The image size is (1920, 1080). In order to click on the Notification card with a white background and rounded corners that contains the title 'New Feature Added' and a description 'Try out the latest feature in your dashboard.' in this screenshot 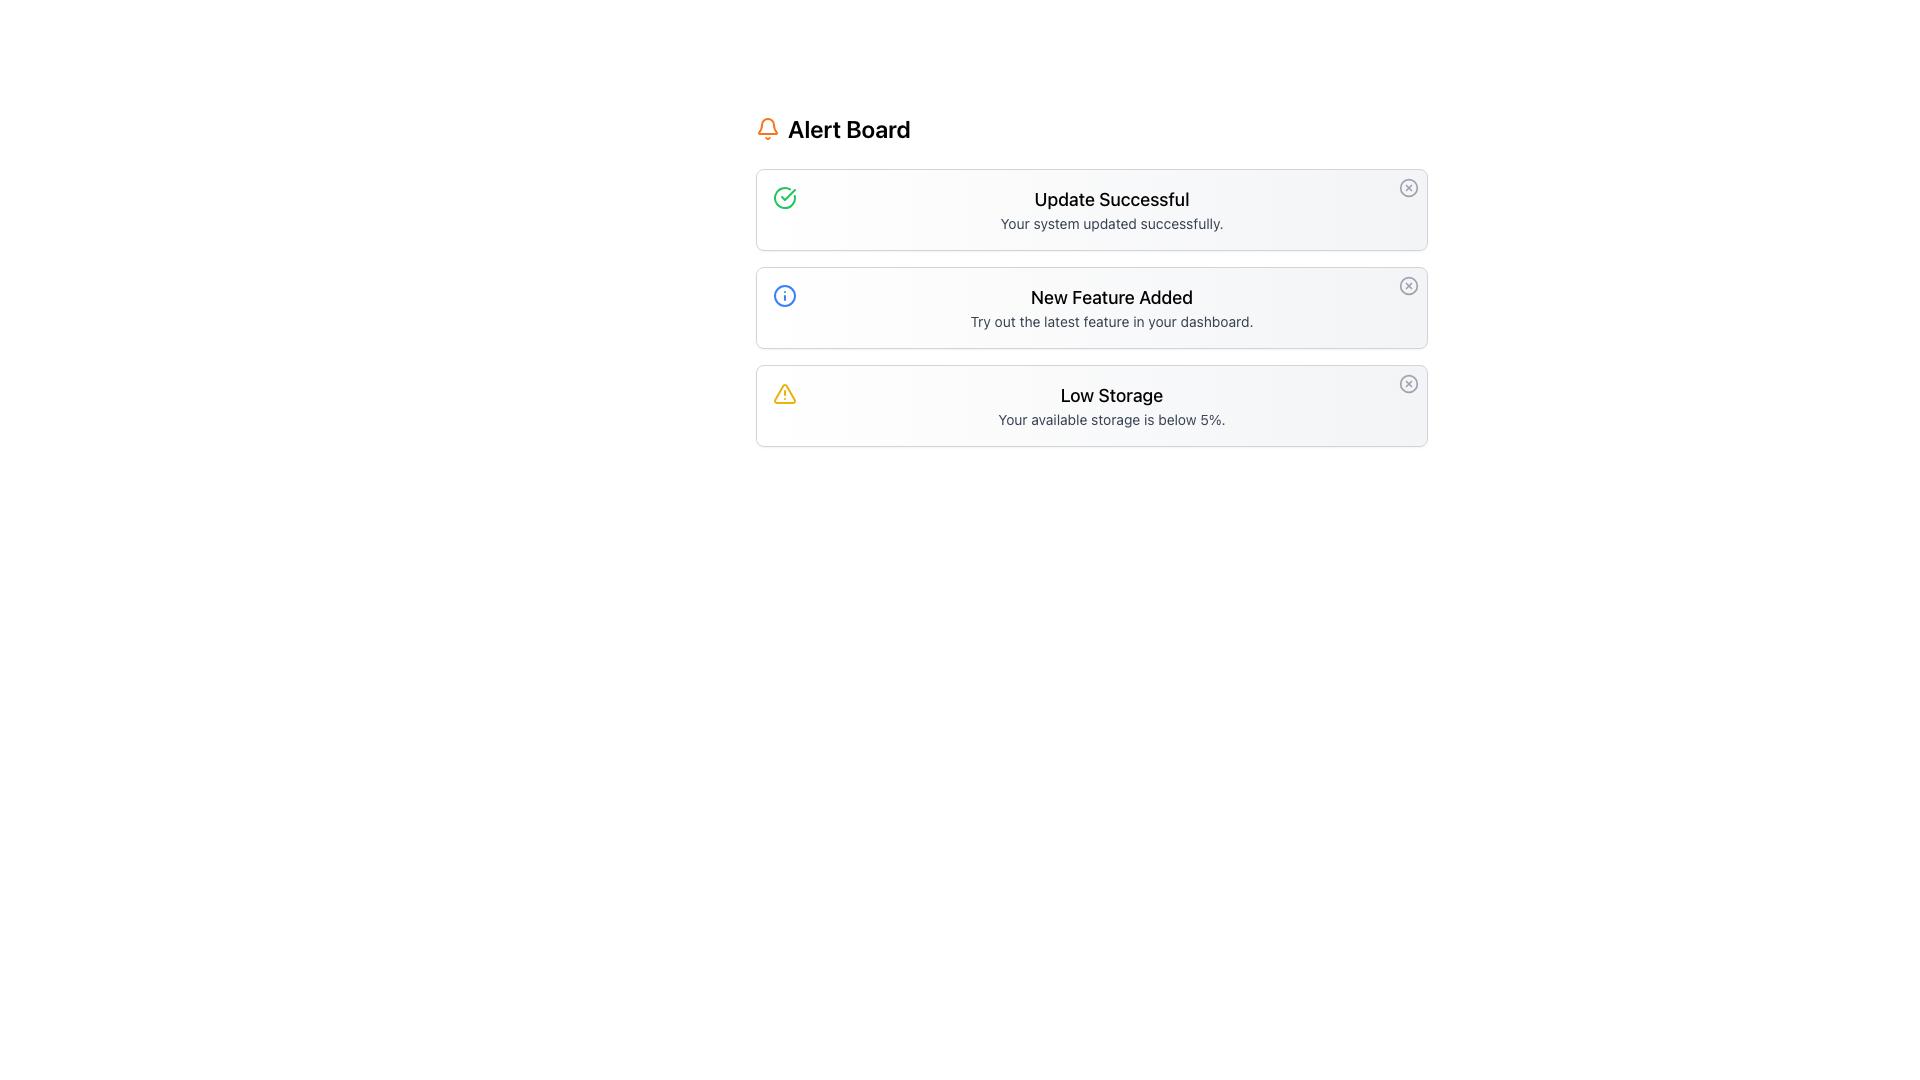, I will do `click(1090, 280)`.